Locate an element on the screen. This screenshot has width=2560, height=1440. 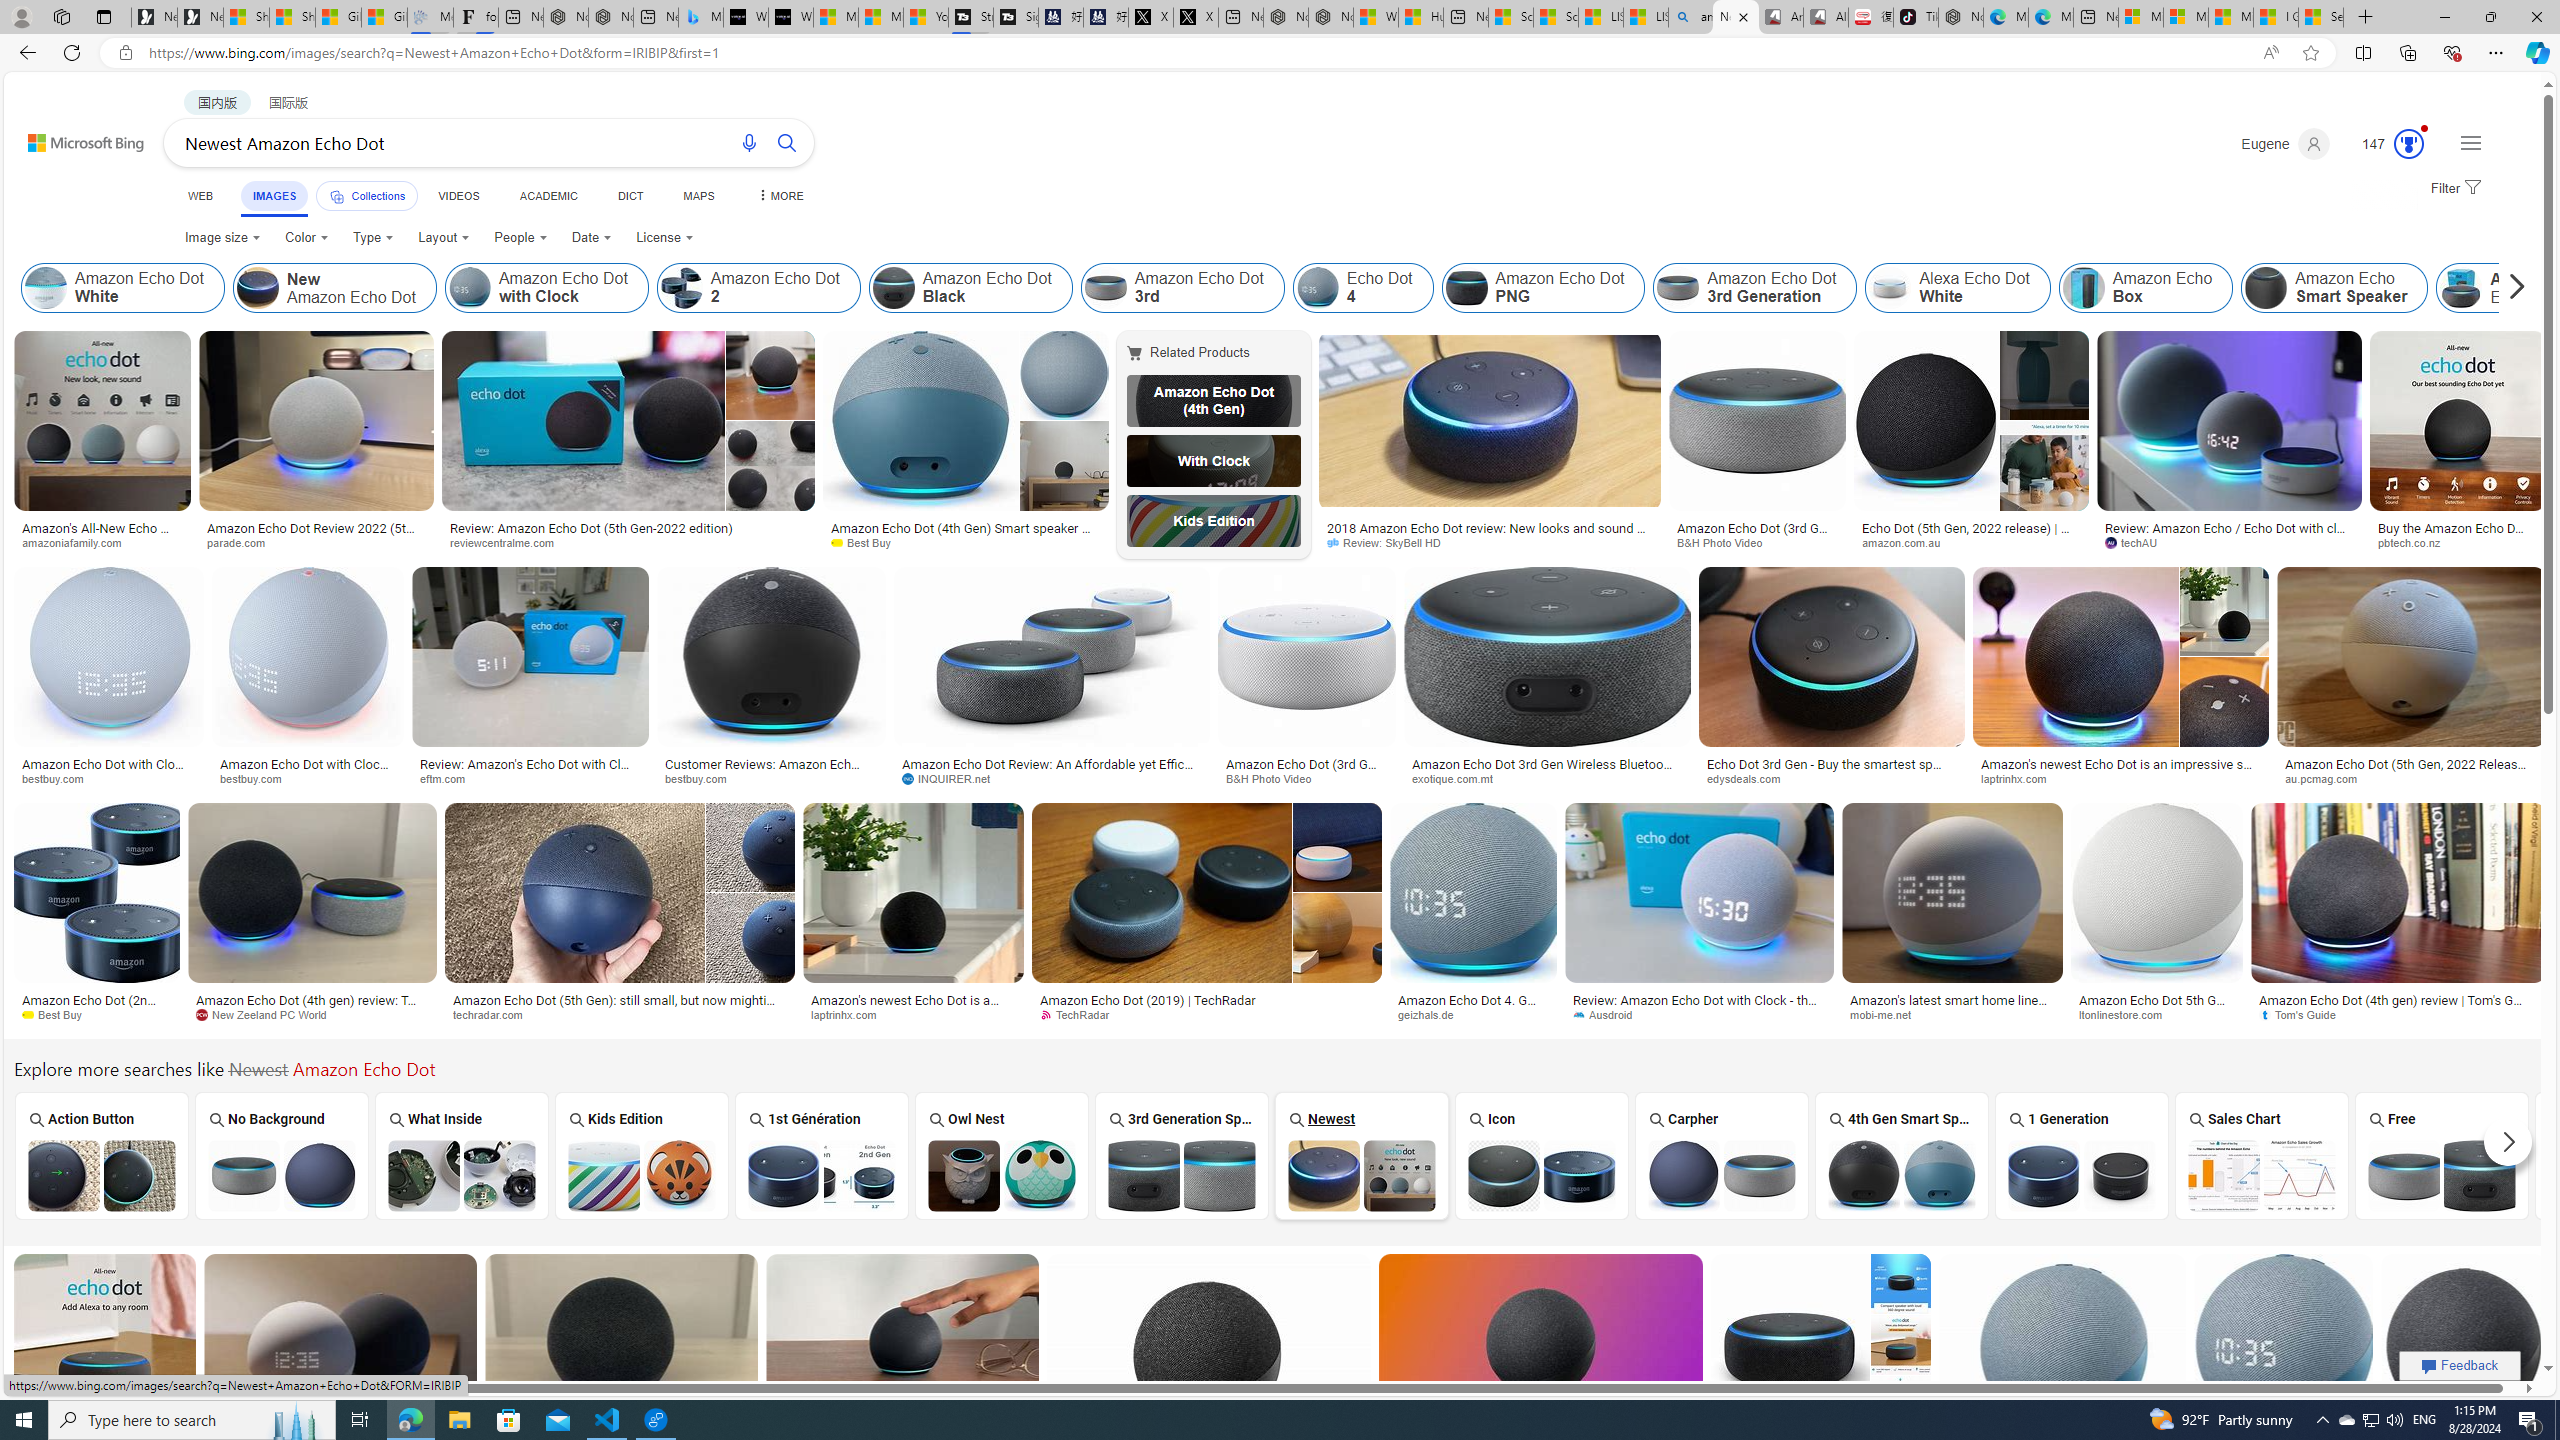
'What Inside' is located at coordinates (461, 1154).